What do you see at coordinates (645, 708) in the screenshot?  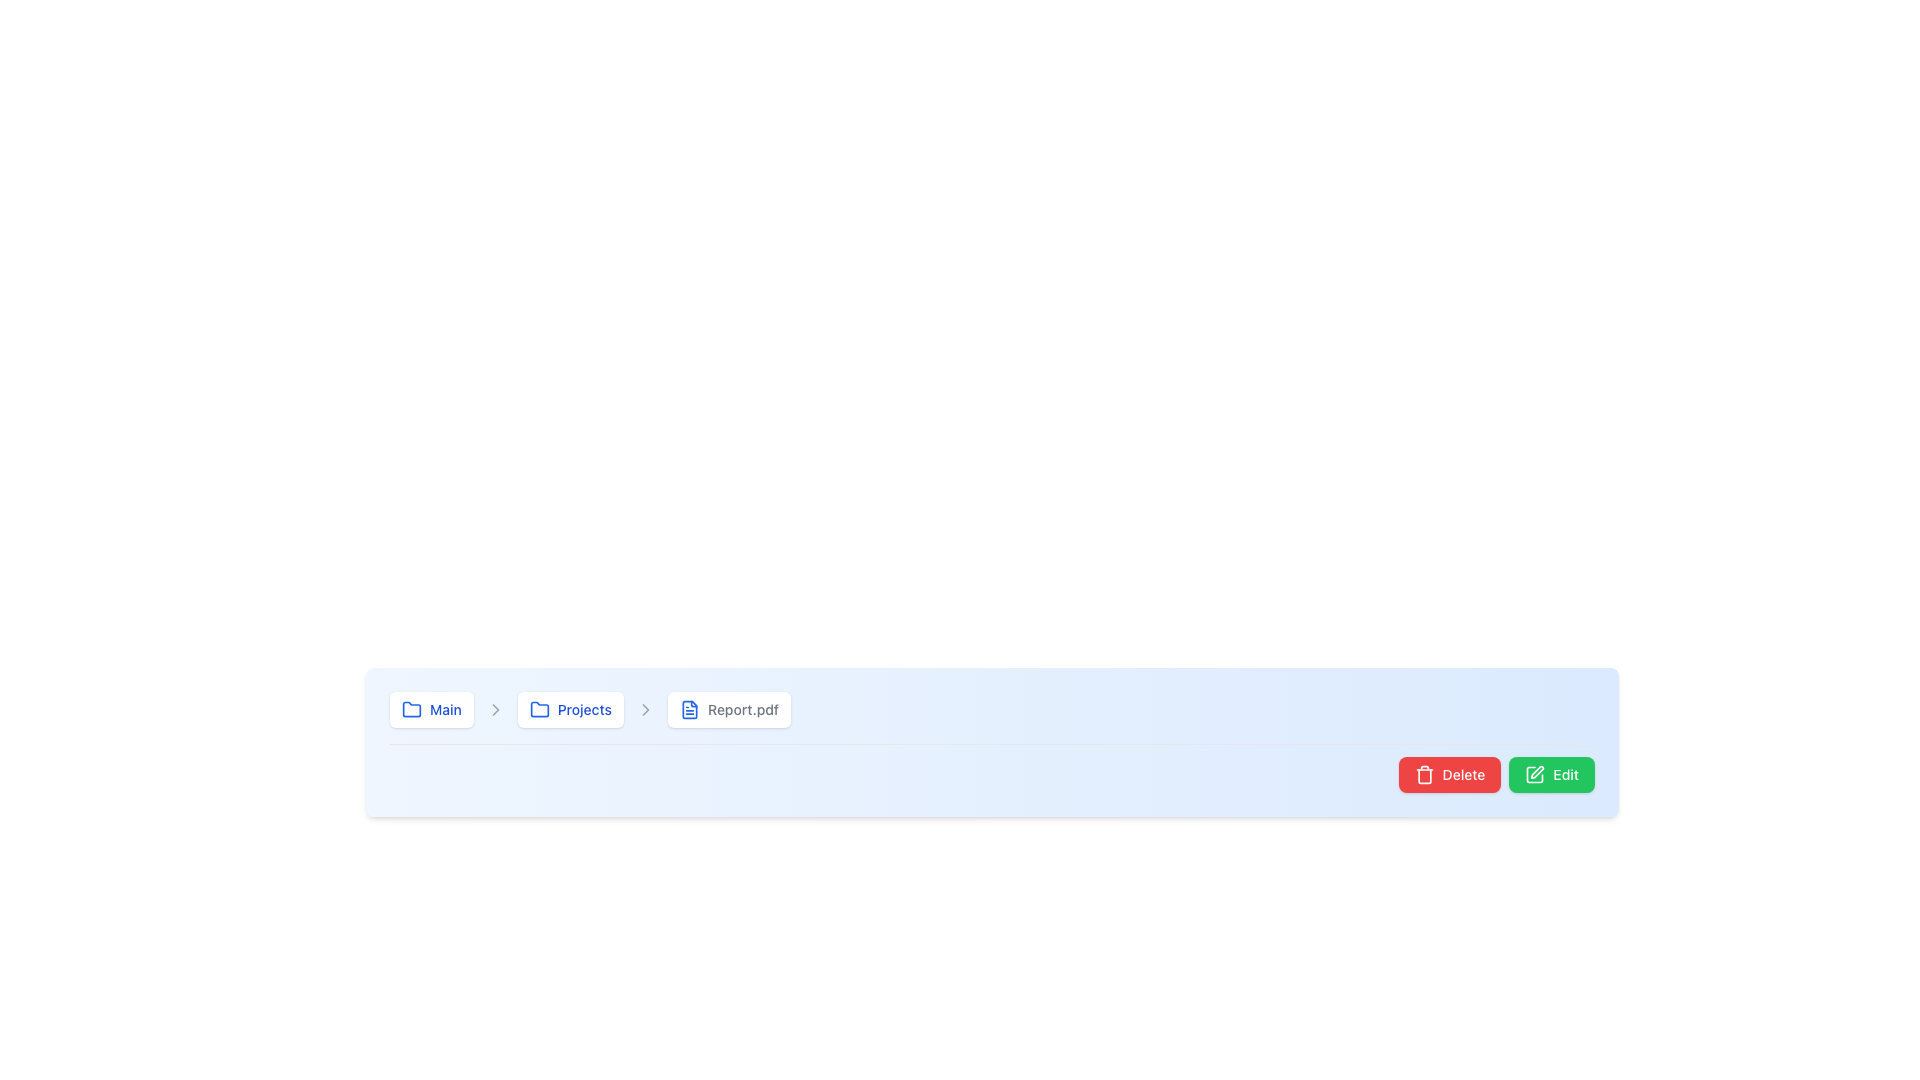 I see `the chevron-shaped arrow icon, which is the third arrow separator in the breadcrumbs navigation bar, located between 'Projects' and 'Report.pdf'` at bounding box center [645, 708].